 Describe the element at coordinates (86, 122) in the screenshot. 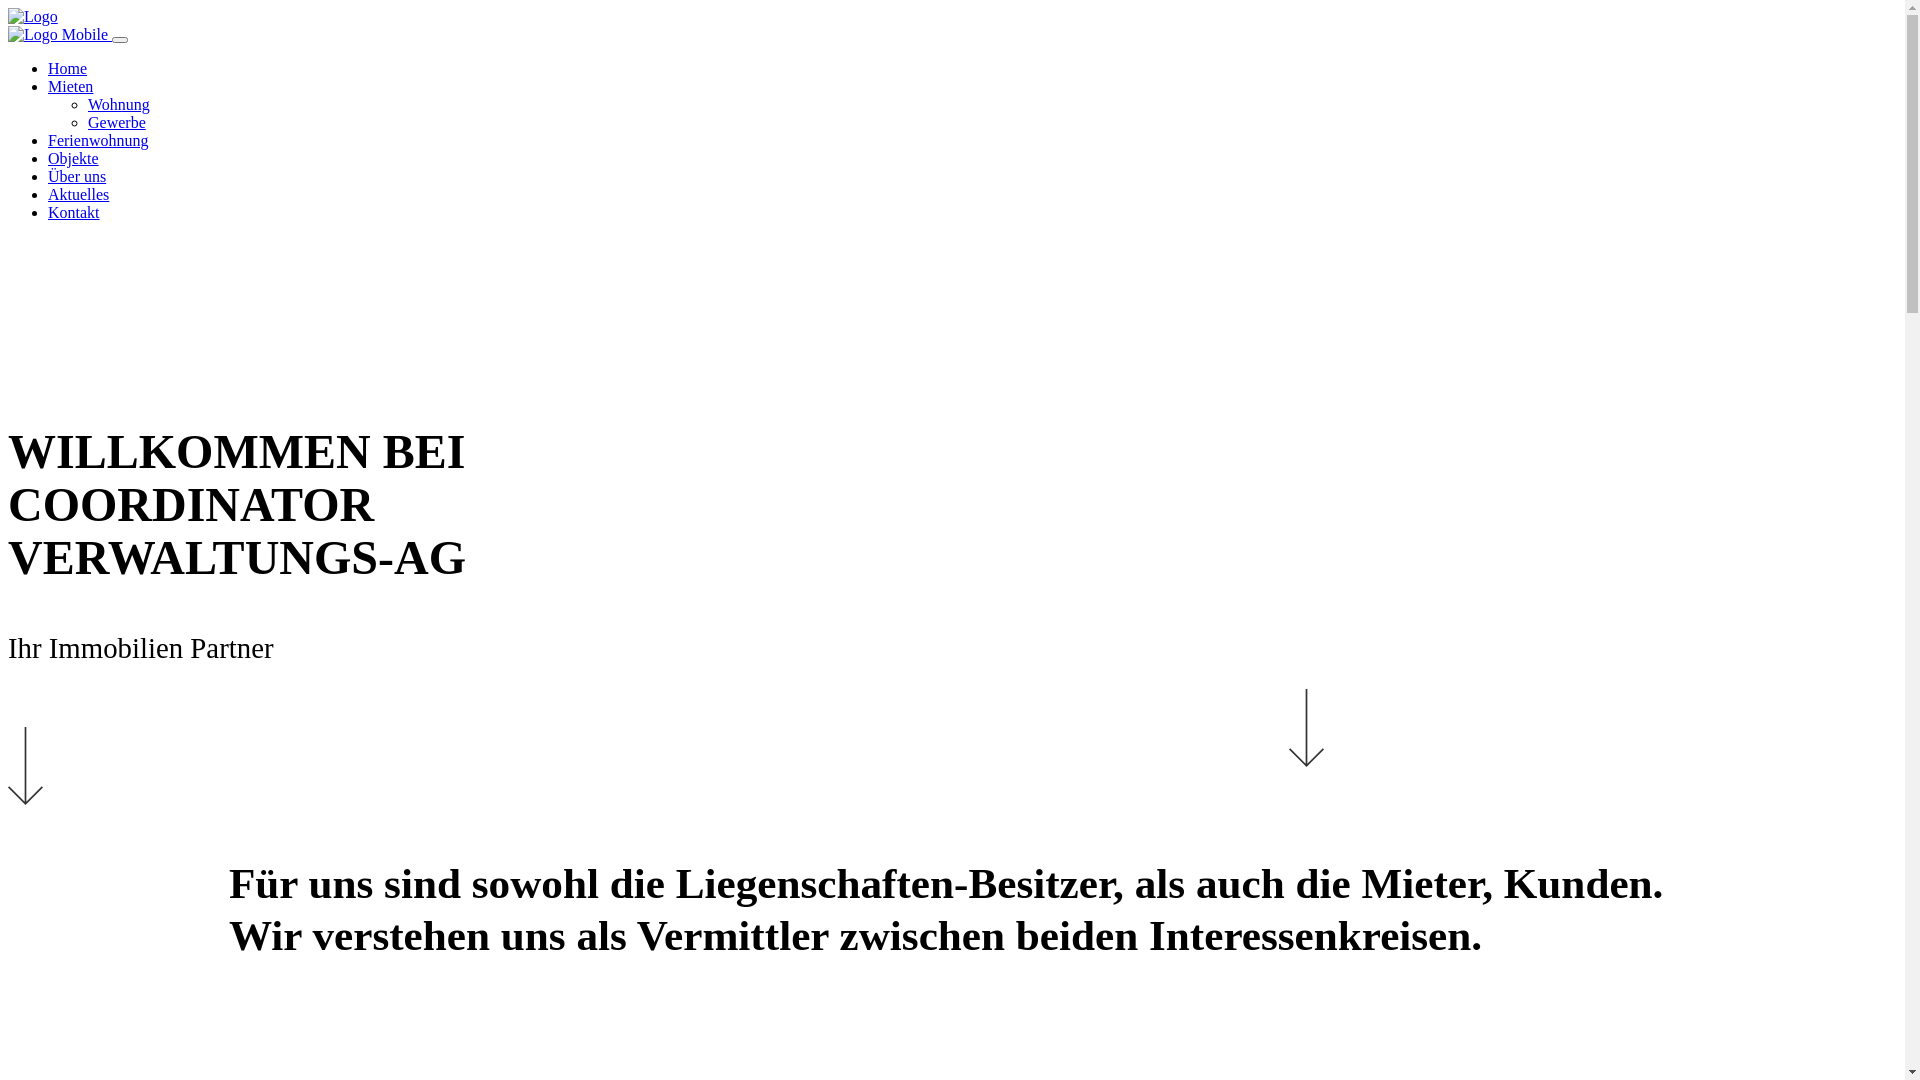

I see `'Gewerbe'` at that location.